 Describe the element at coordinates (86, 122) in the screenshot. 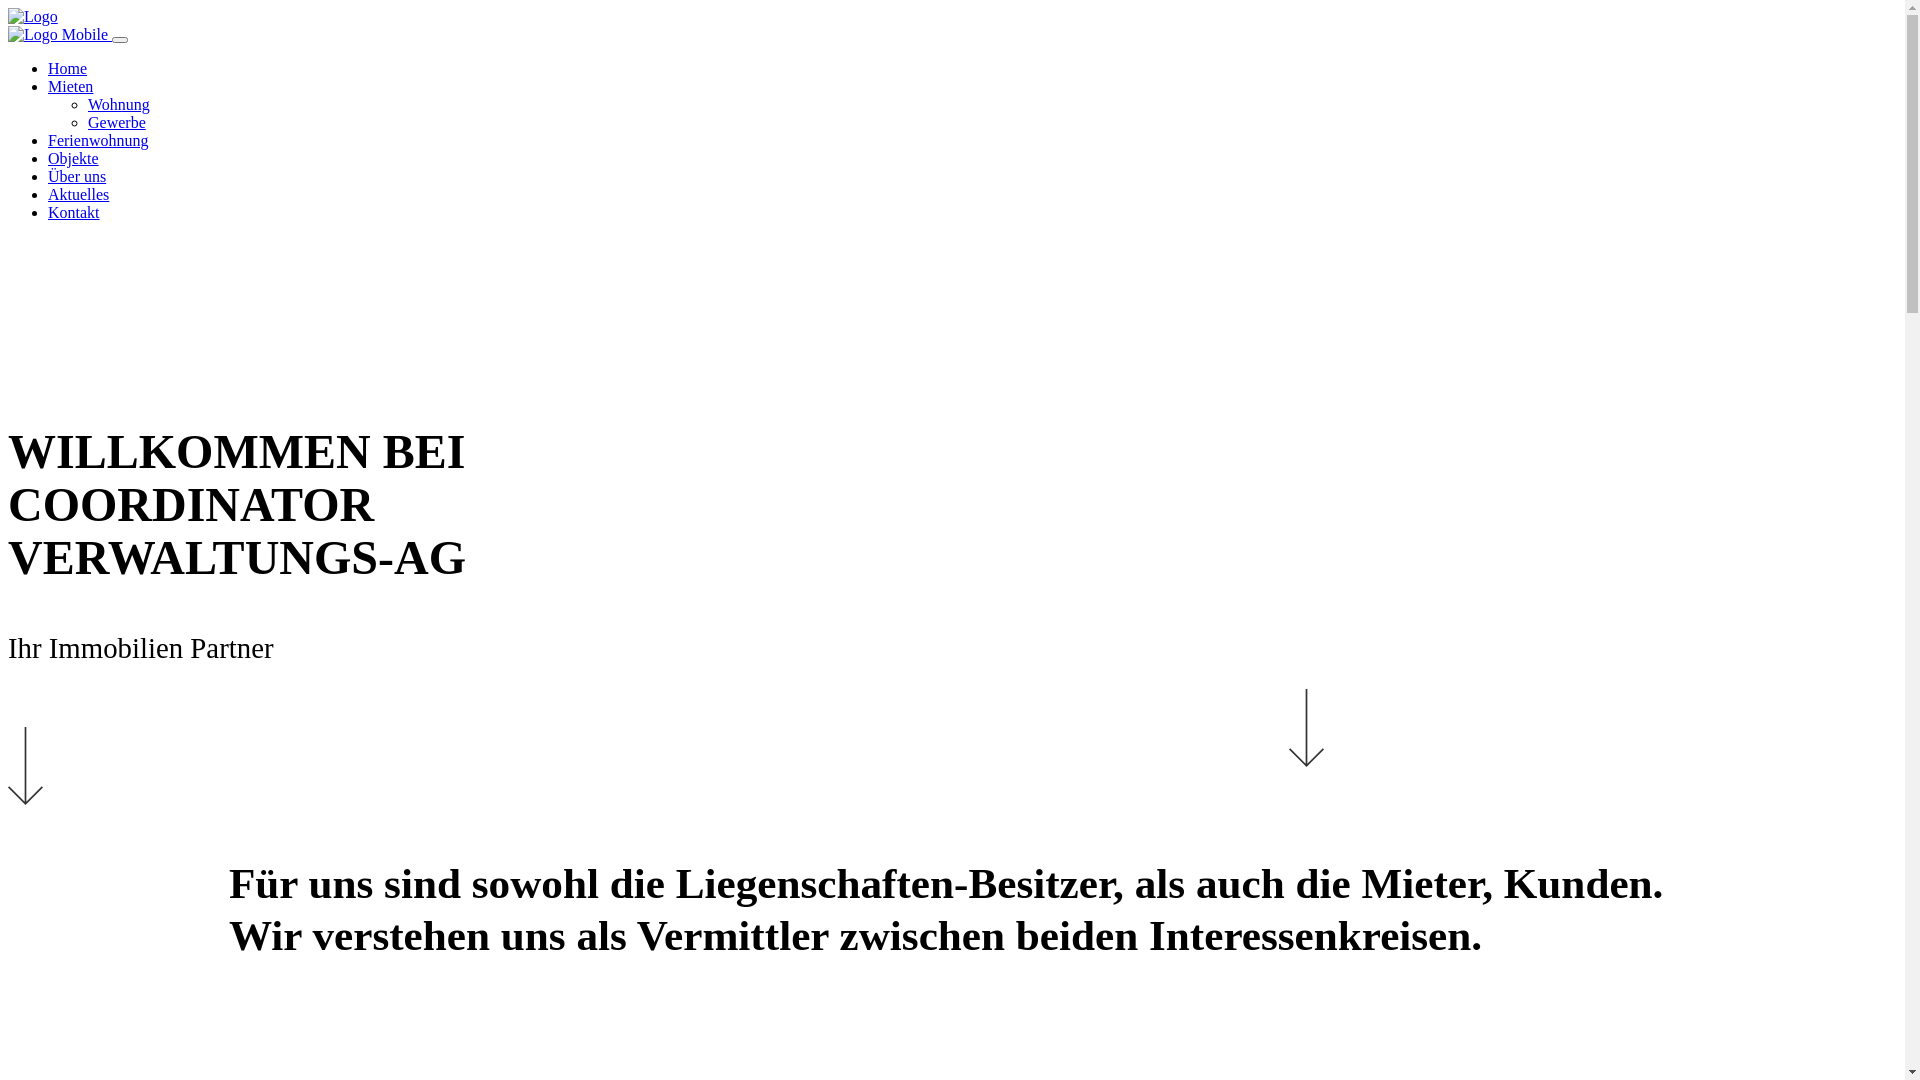

I see `'Gewerbe'` at that location.